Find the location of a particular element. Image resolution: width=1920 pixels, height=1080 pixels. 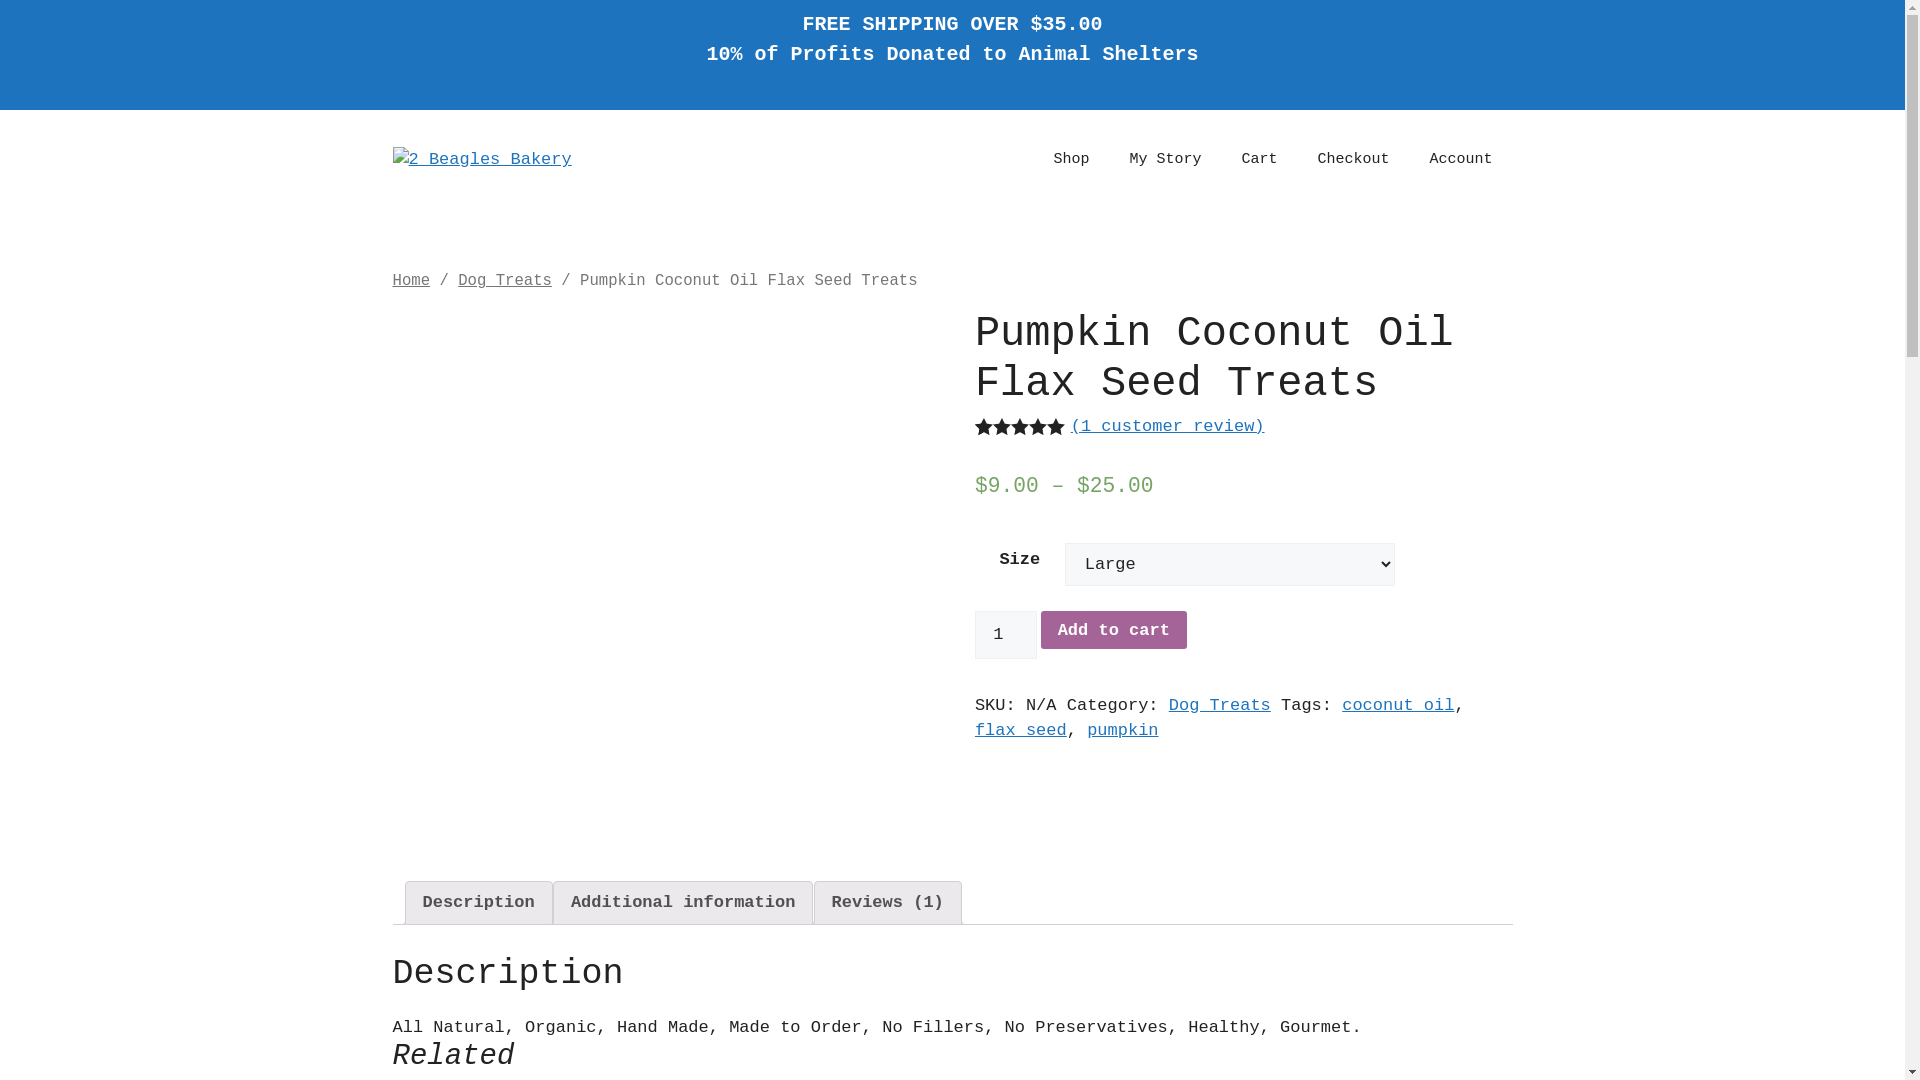

'Cart' is located at coordinates (1257, 158).